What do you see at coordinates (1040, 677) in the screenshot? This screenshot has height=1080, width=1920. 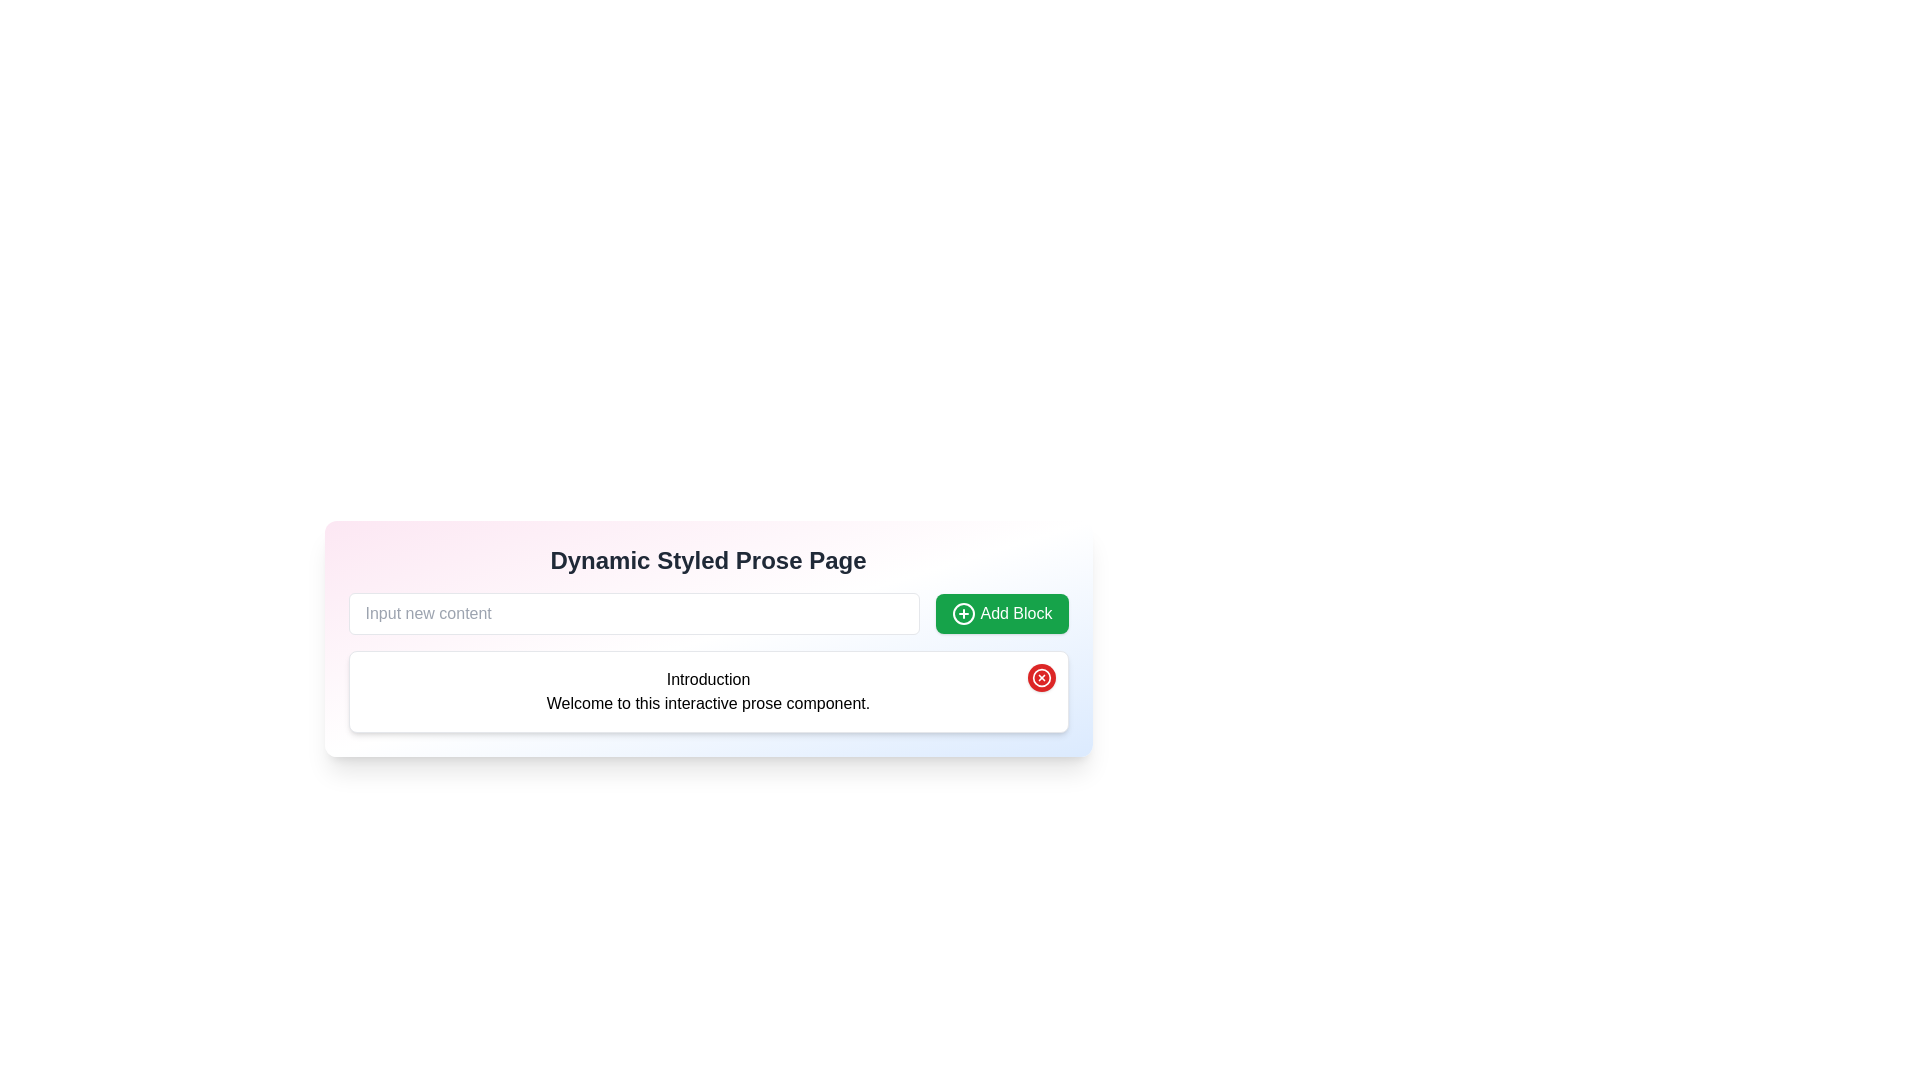 I see `the prominent red circular button located in the upper-right corner of the white box containing the text 'Introduction Welcome to this interactive prose component.'` at bounding box center [1040, 677].